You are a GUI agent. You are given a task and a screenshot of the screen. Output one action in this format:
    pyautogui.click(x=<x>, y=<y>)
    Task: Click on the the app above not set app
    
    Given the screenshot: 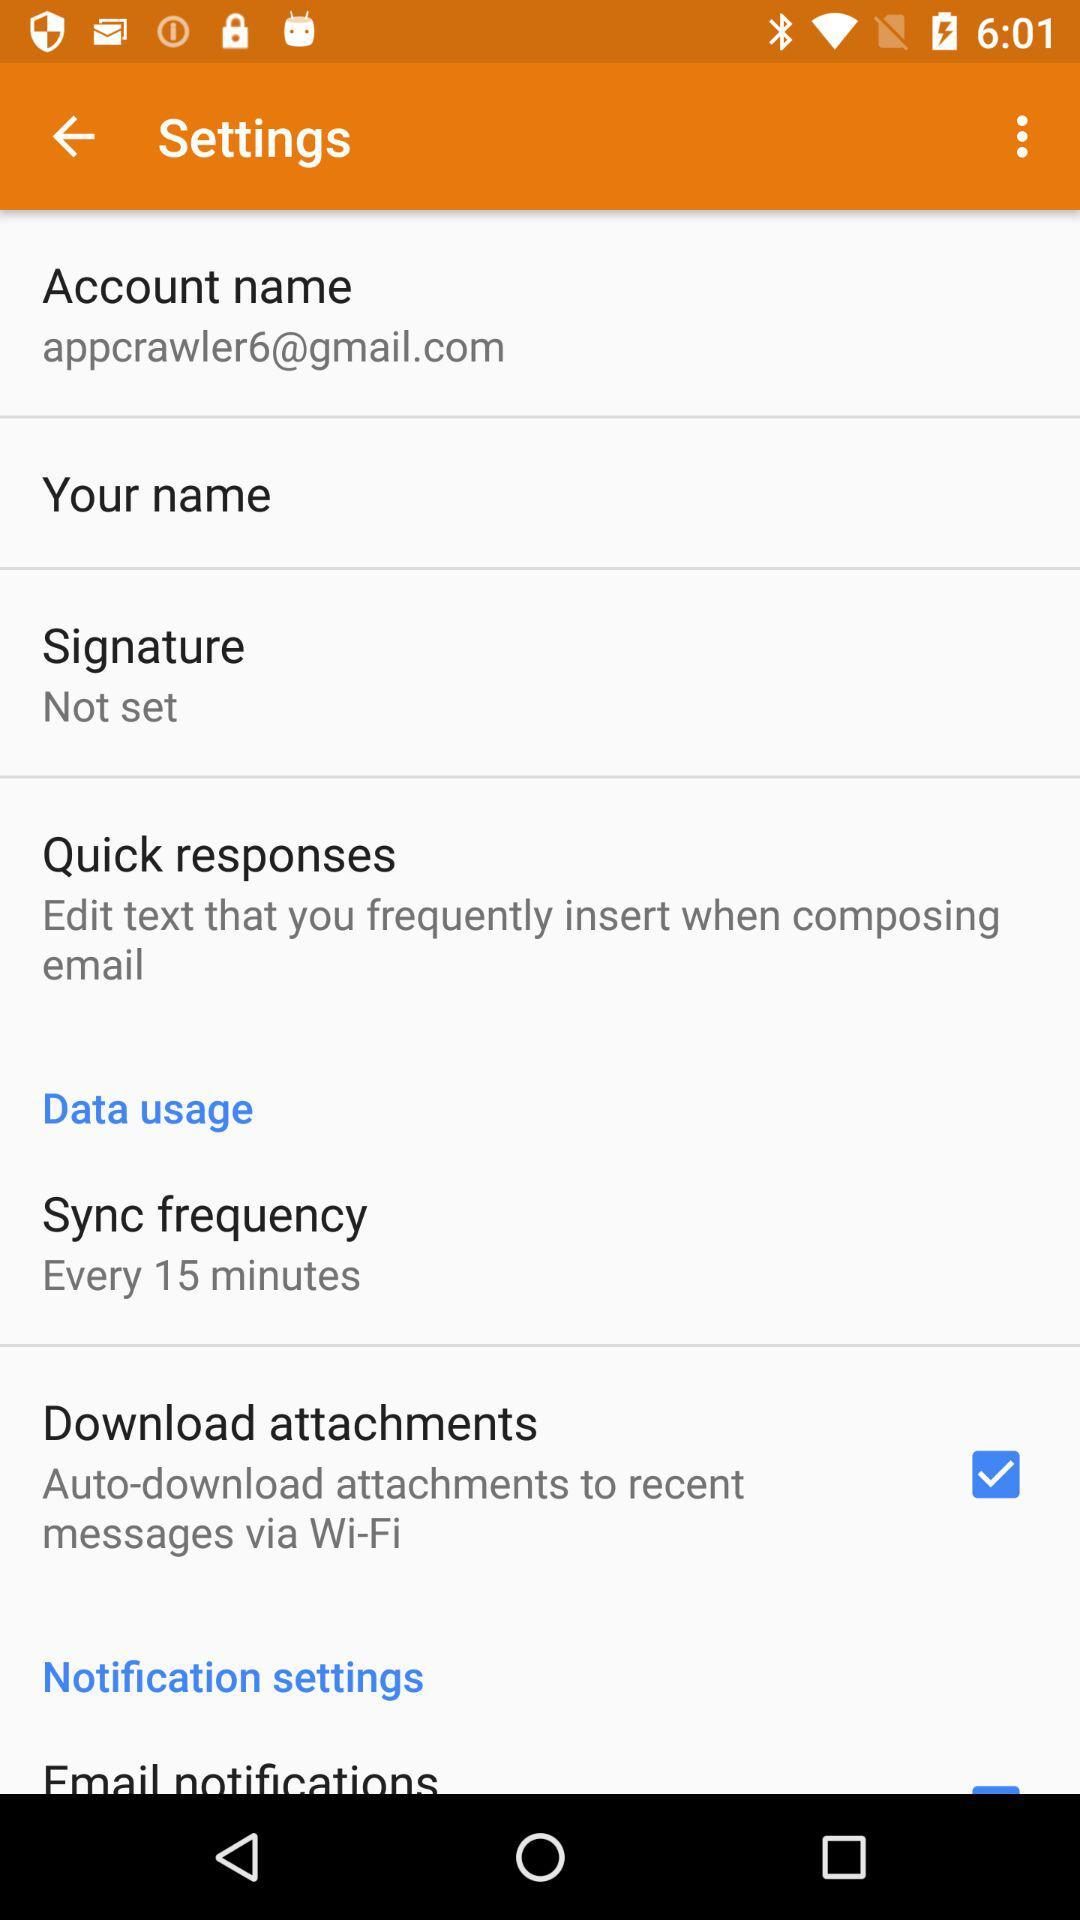 What is the action you would take?
    pyautogui.click(x=142, y=644)
    